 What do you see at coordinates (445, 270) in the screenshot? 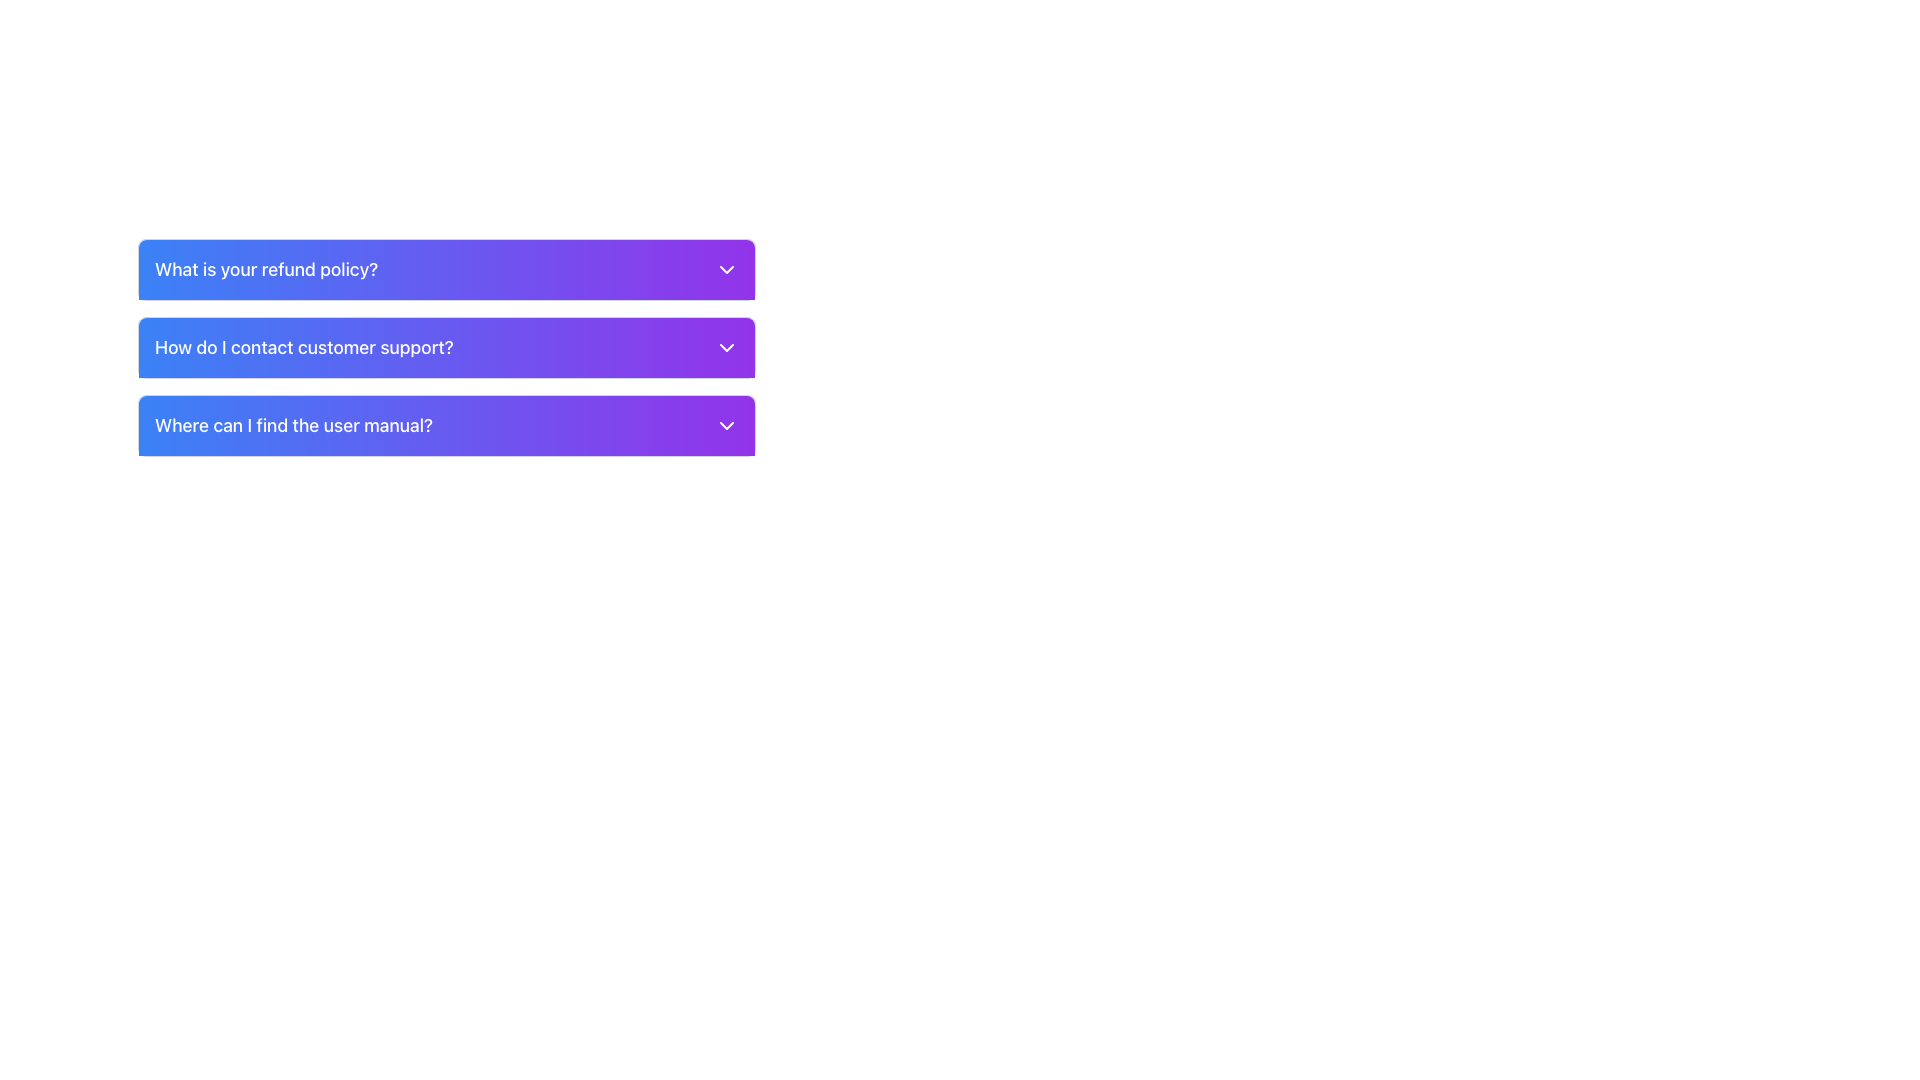
I see `collapsible header element with the text 'What is your refund policy?' and the chevron-down icon located at the top of the vertical stack of similar elements` at bounding box center [445, 270].